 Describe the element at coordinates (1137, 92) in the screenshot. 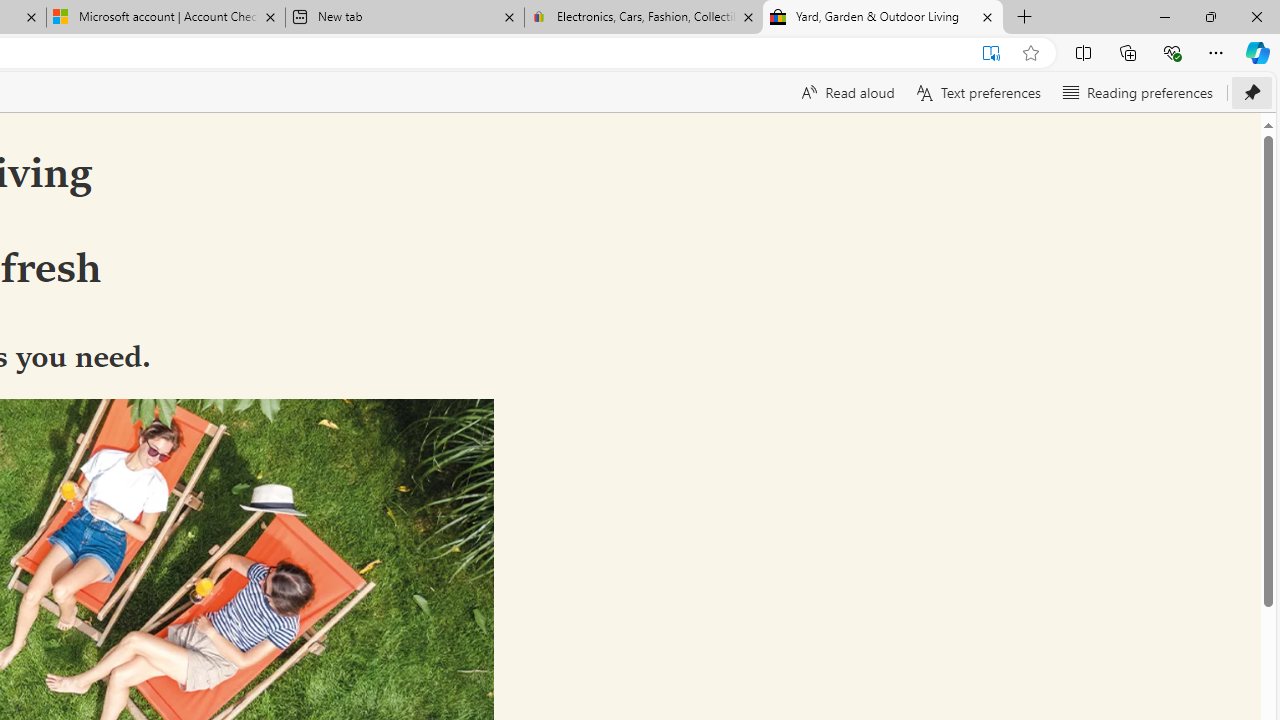

I see `'Reading preferences'` at that location.